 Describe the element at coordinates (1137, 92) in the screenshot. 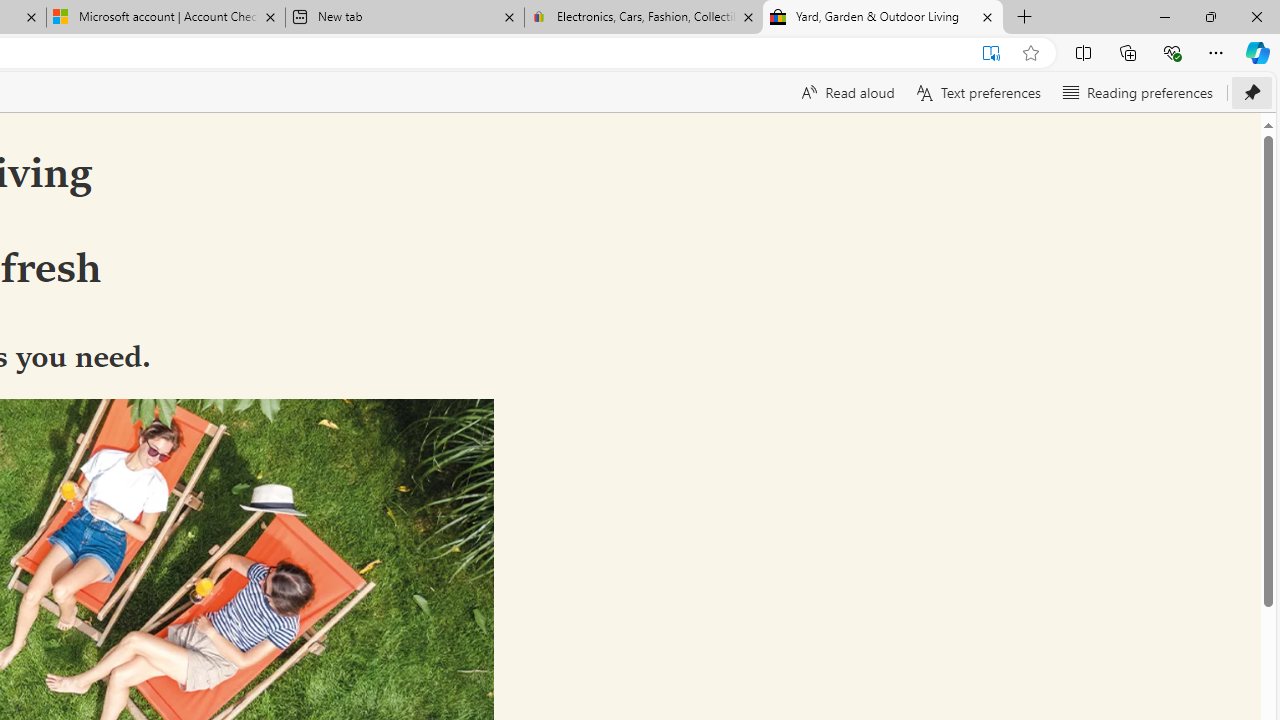

I see `'Reading preferences'` at that location.